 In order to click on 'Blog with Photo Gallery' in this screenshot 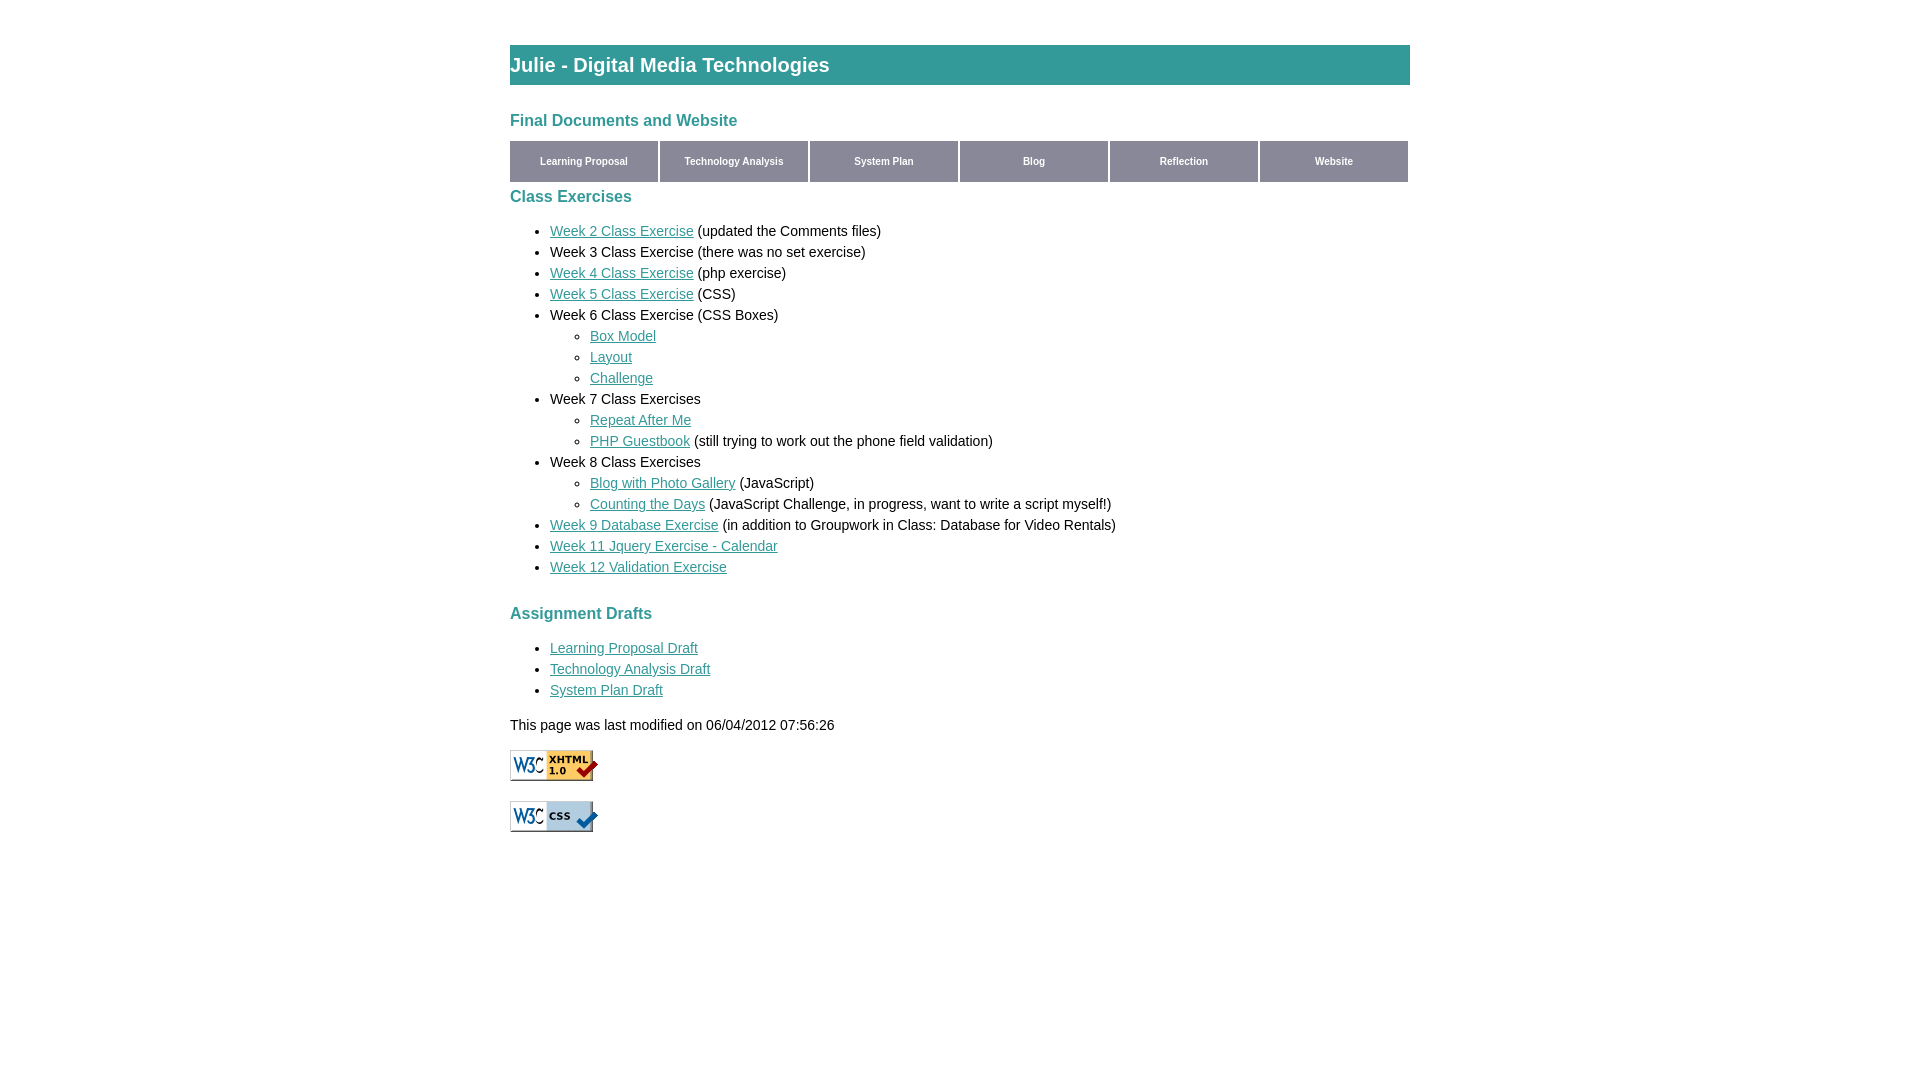, I will do `click(589, 482)`.